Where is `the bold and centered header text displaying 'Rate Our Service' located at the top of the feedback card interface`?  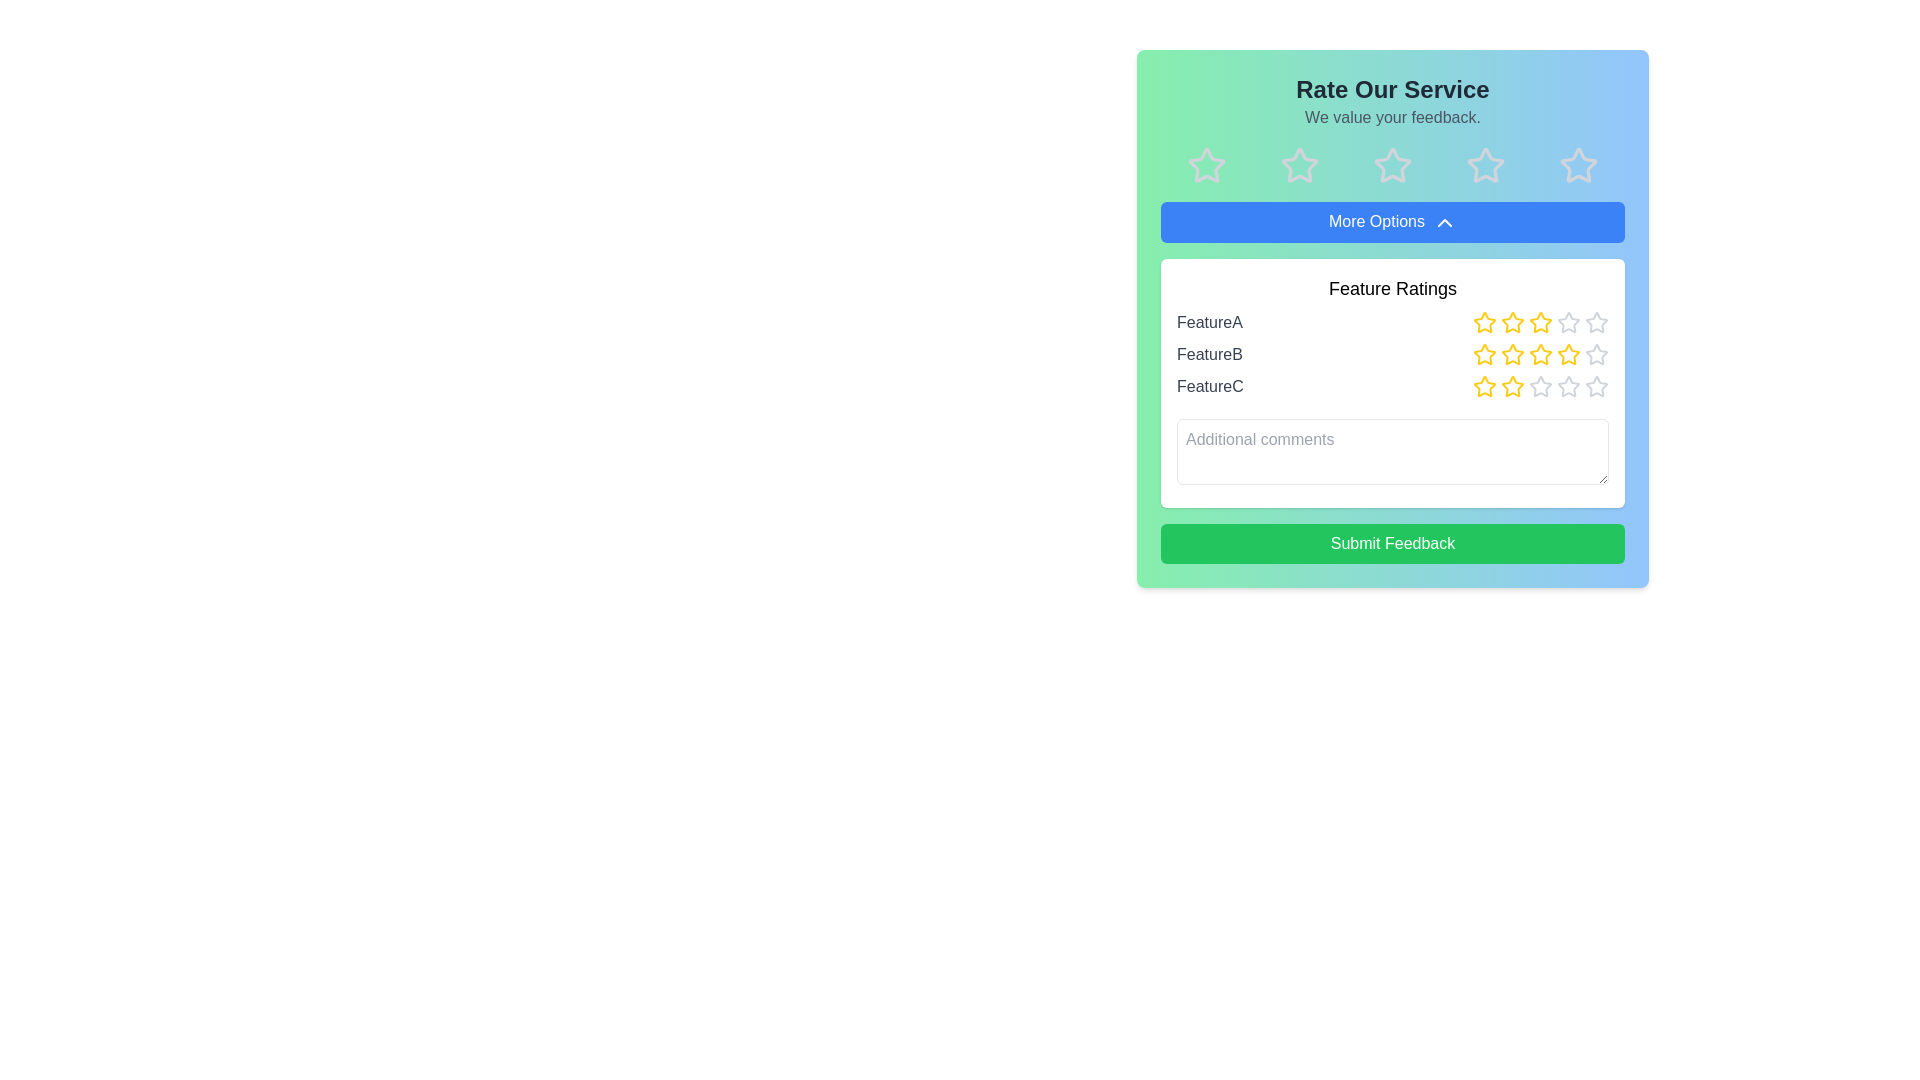 the bold and centered header text displaying 'Rate Our Service' located at the top of the feedback card interface is located at coordinates (1391, 88).